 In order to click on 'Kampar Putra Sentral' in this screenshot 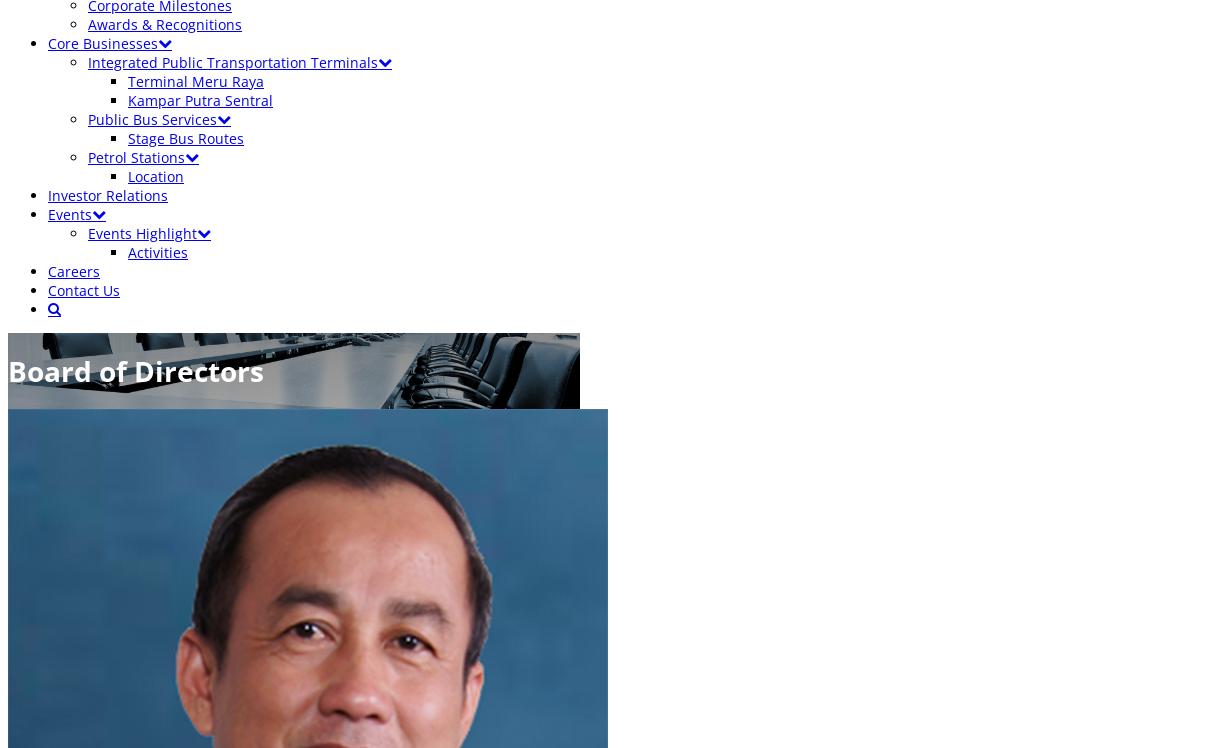, I will do `click(200, 100)`.